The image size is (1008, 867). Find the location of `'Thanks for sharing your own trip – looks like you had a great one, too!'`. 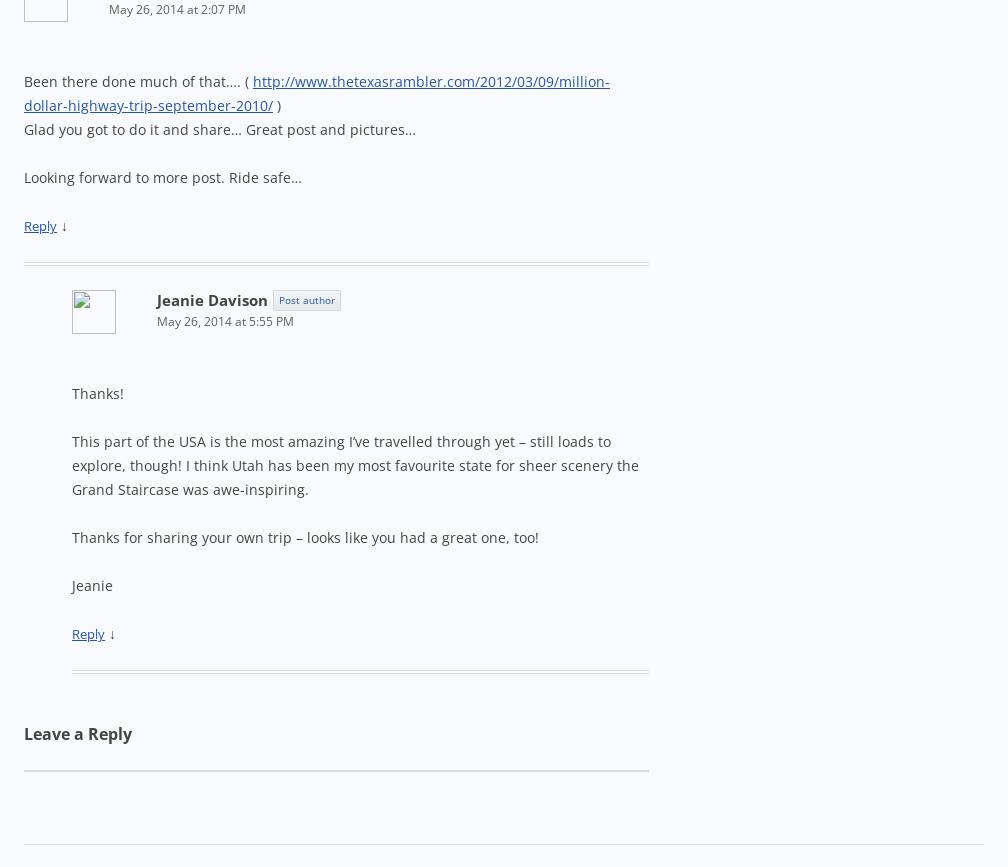

'Thanks for sharing your own trip – looks like you had a great one, too!' is located at coordinates (305, 536).